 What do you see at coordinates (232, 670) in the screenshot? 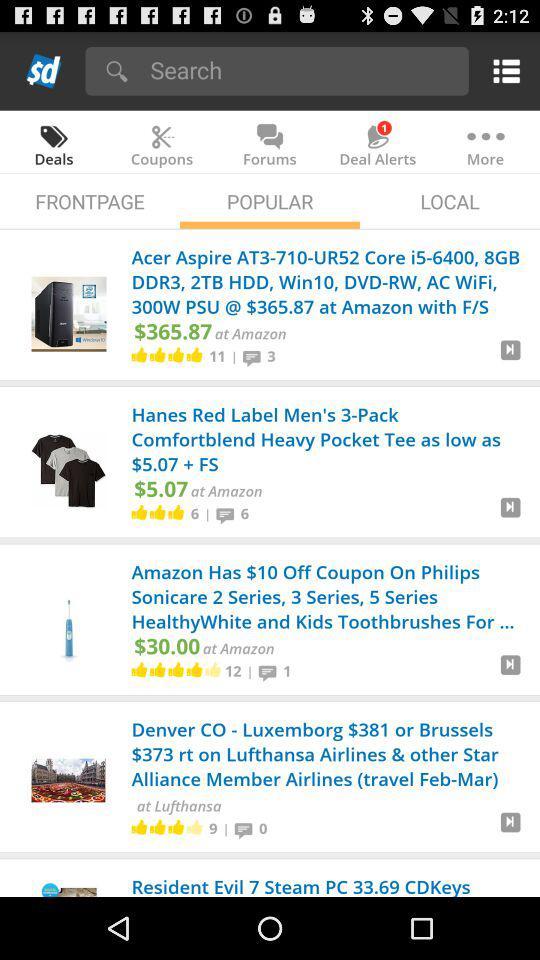
I see `the app below the at amazon app` at bounding box center [232, 670].